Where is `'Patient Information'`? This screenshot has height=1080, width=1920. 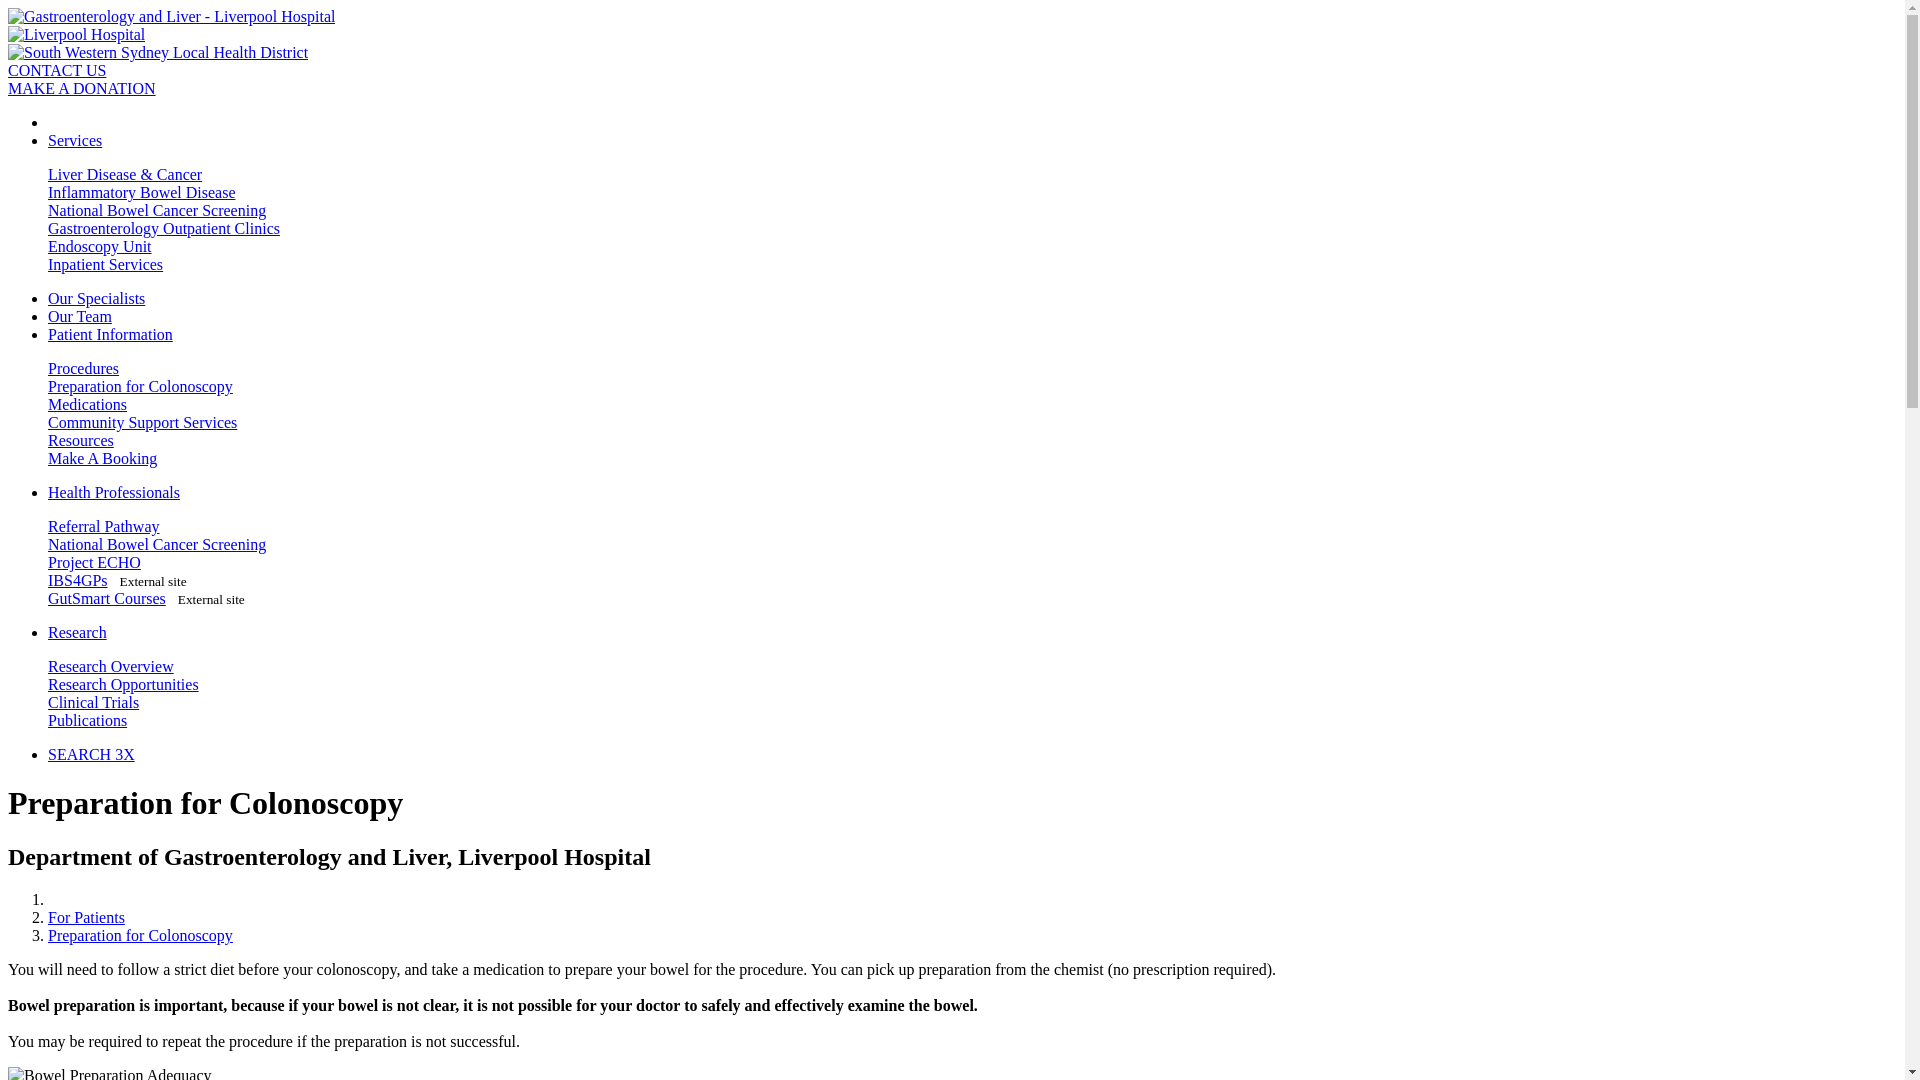 'Patient Information' is located at coordinates (109, 333).